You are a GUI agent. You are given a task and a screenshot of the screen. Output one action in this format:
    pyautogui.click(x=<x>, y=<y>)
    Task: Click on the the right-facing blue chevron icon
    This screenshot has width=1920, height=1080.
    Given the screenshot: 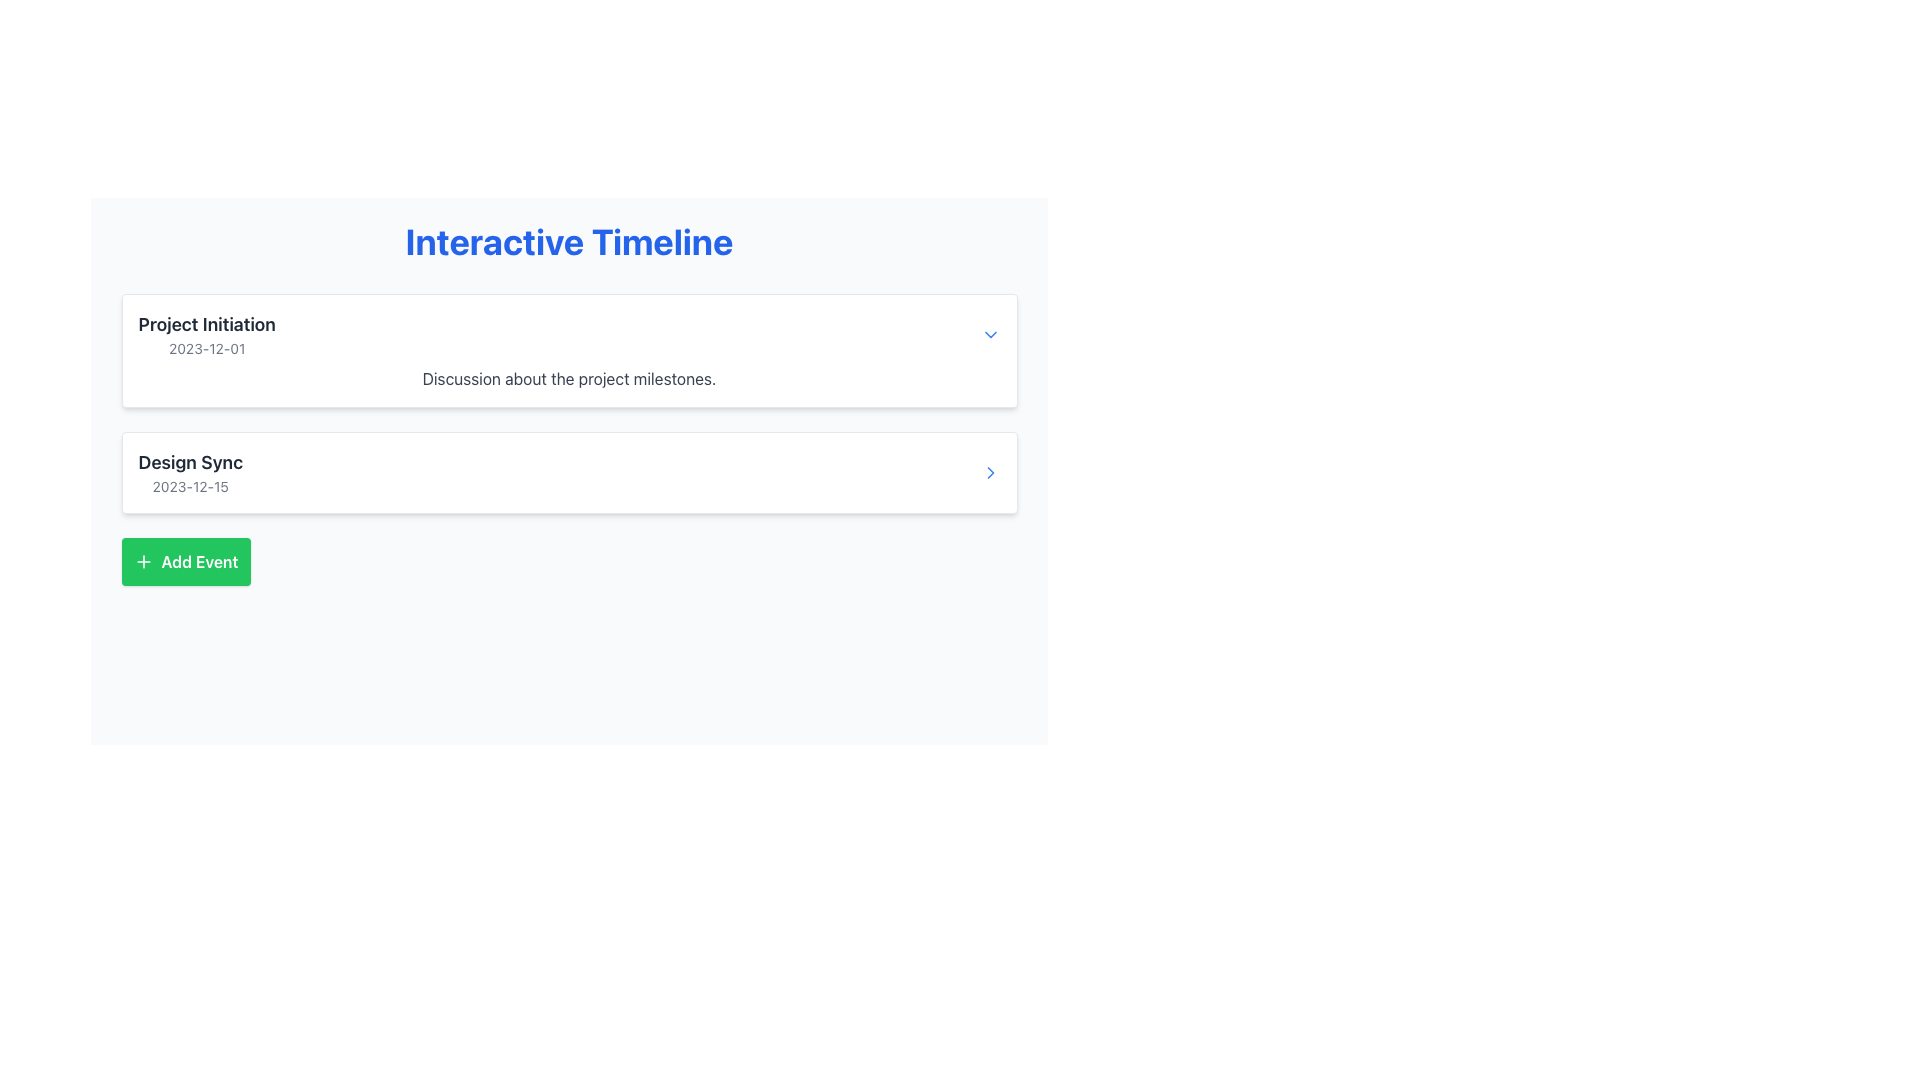 What is the action you would take?
    pyautogui.click(x=990, y=473)
    